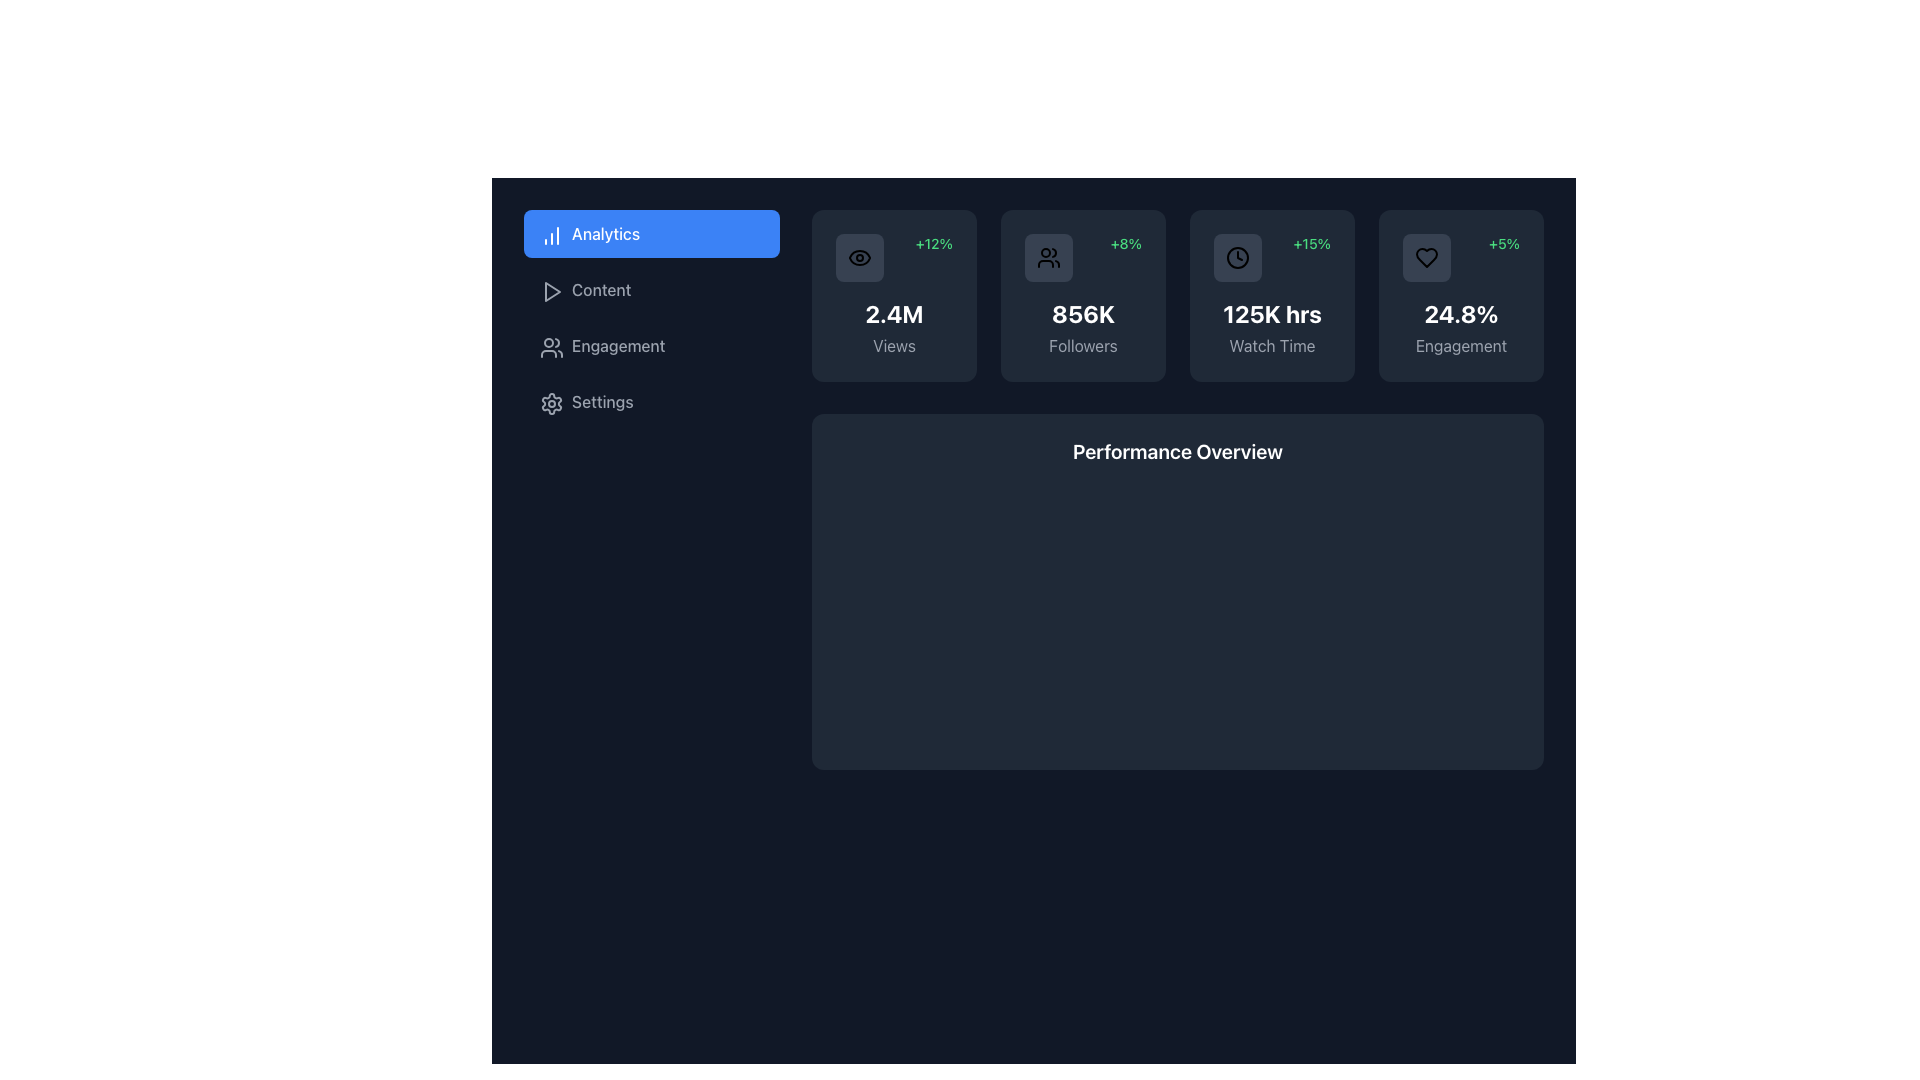 This screenshot has height=1080, width=1920. Describe the element at coordinates (550, 345) in the screenshot. I see `the user figures icon, which is styled as a group of human bust outlines and is located on the left-hand navigation bar next to the 'Engagement' label` at that location.